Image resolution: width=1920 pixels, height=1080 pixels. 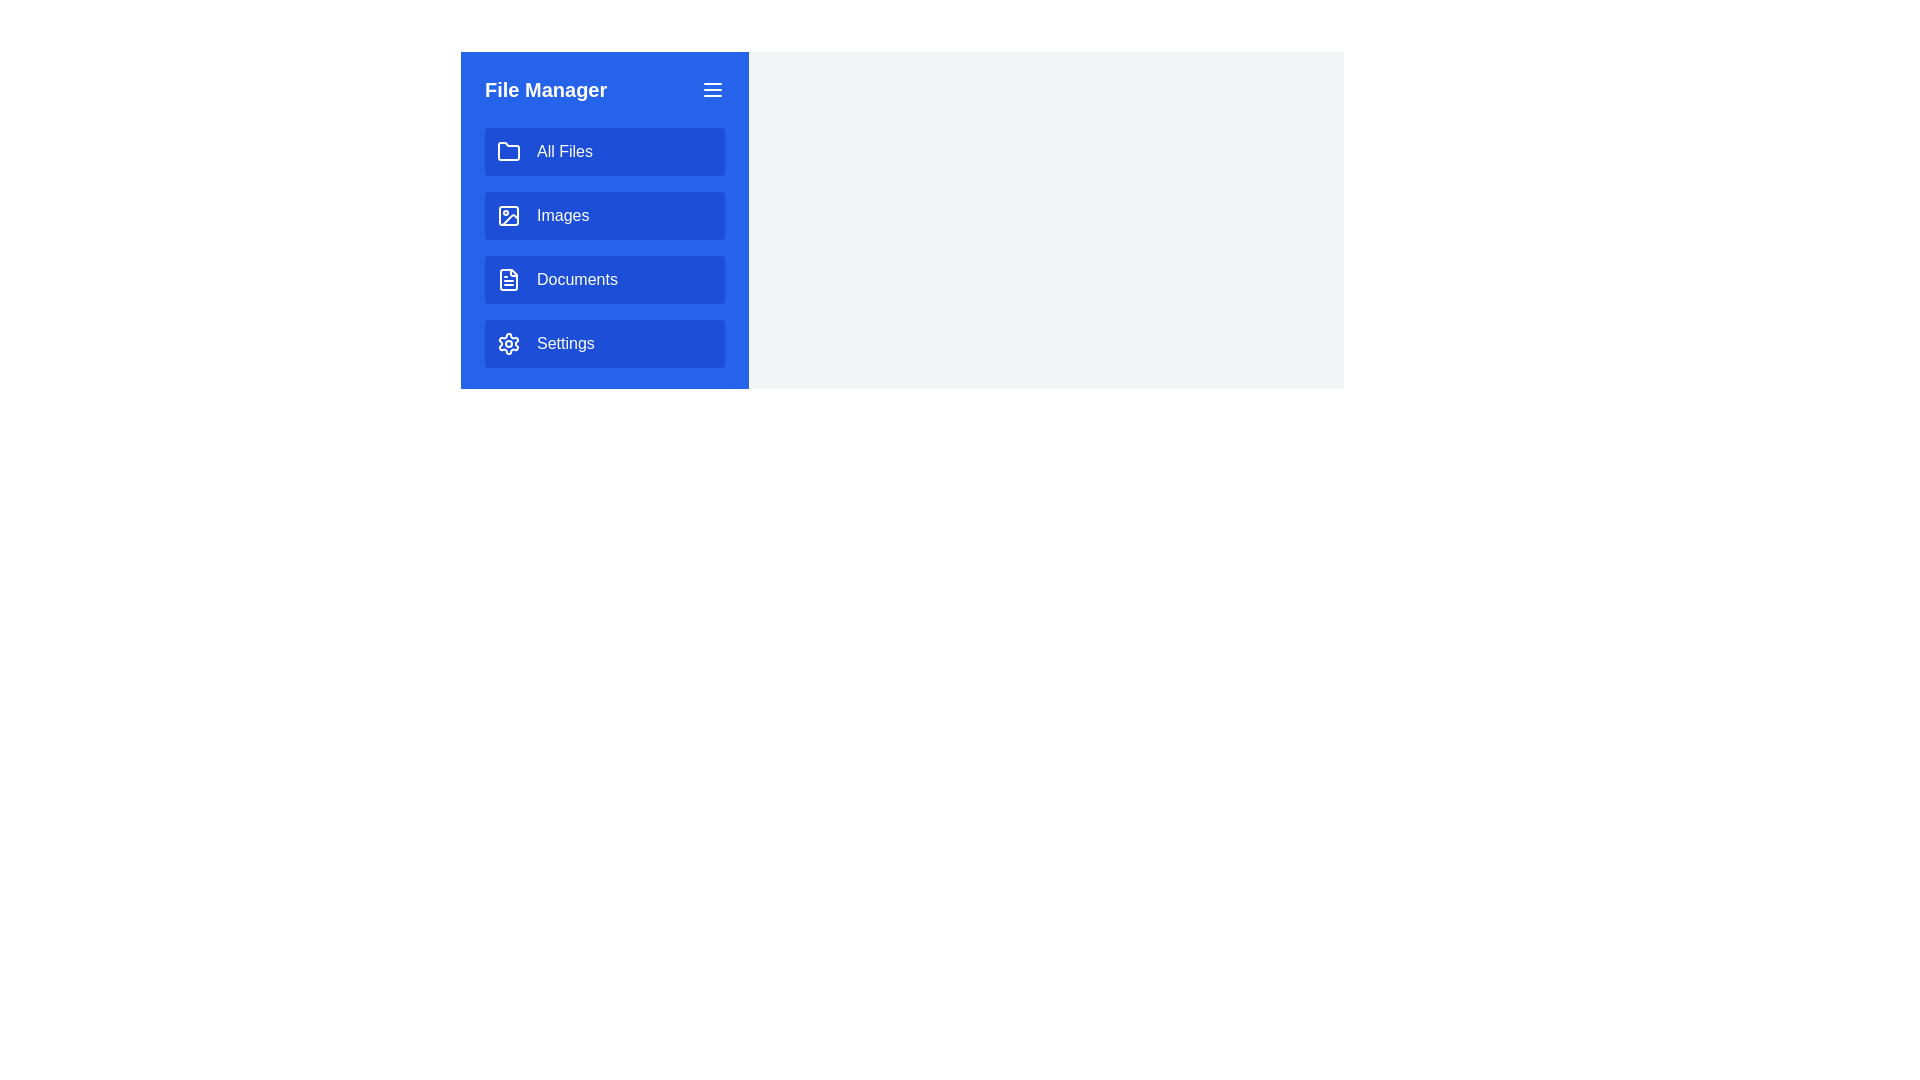 I want to click on the navigation menu item labeled Images, so click(x=603, y=216).